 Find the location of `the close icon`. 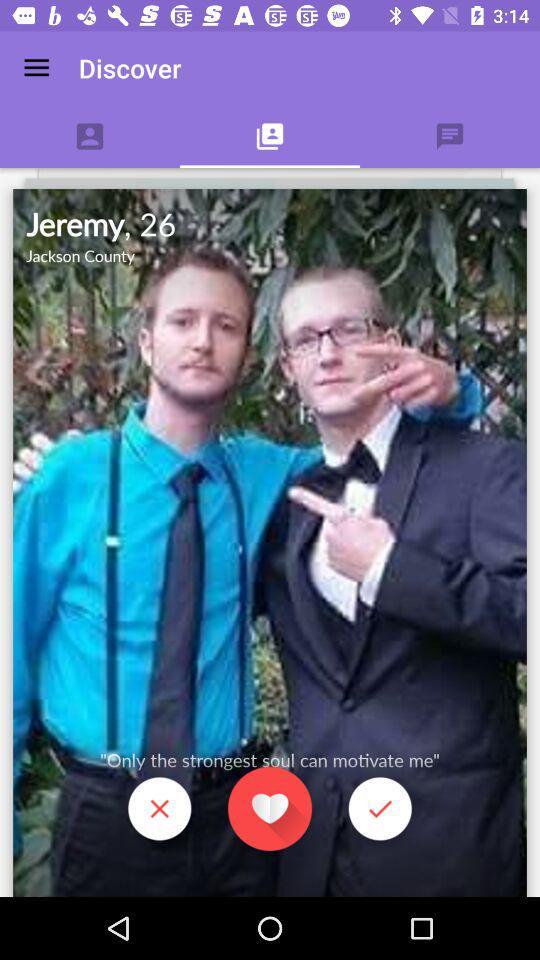

the close icon is located at coordinates (158, 811).